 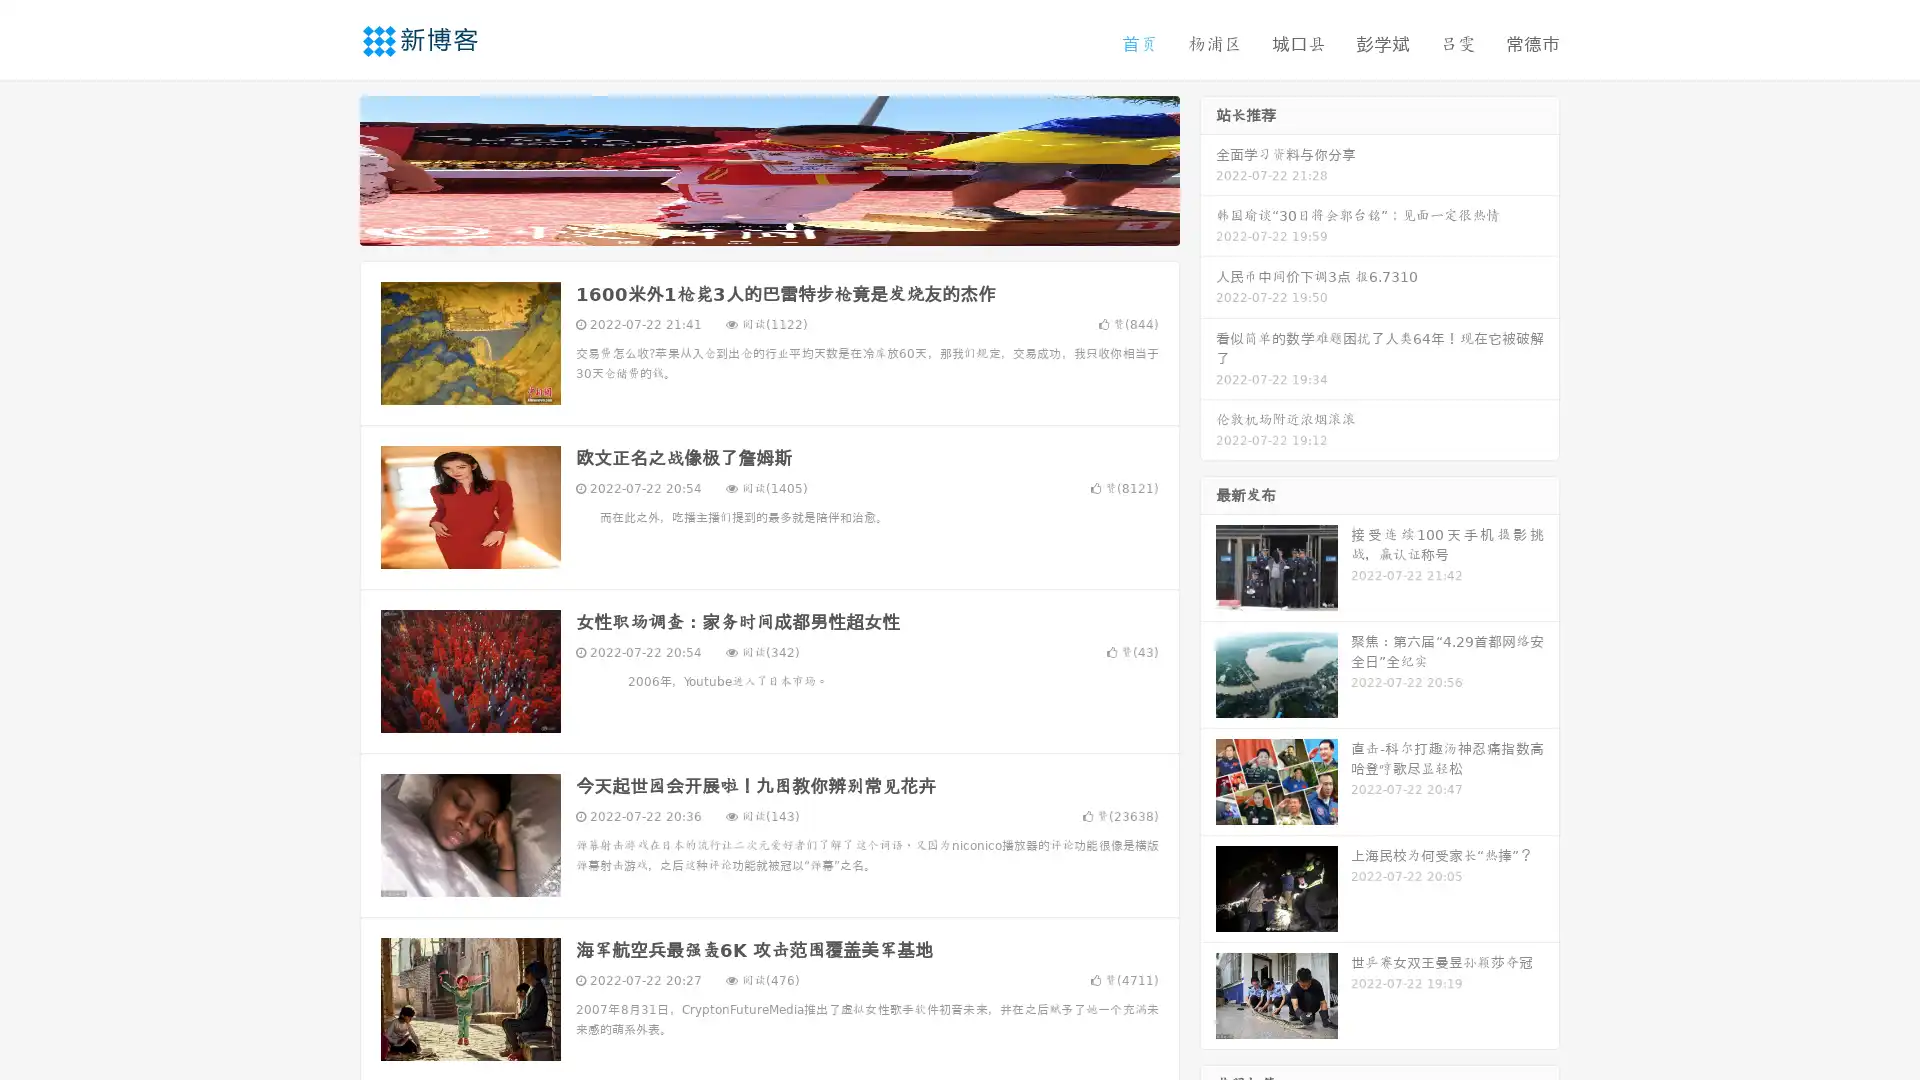 I want to click on Go to slide 2, so click(x=768, y=225).